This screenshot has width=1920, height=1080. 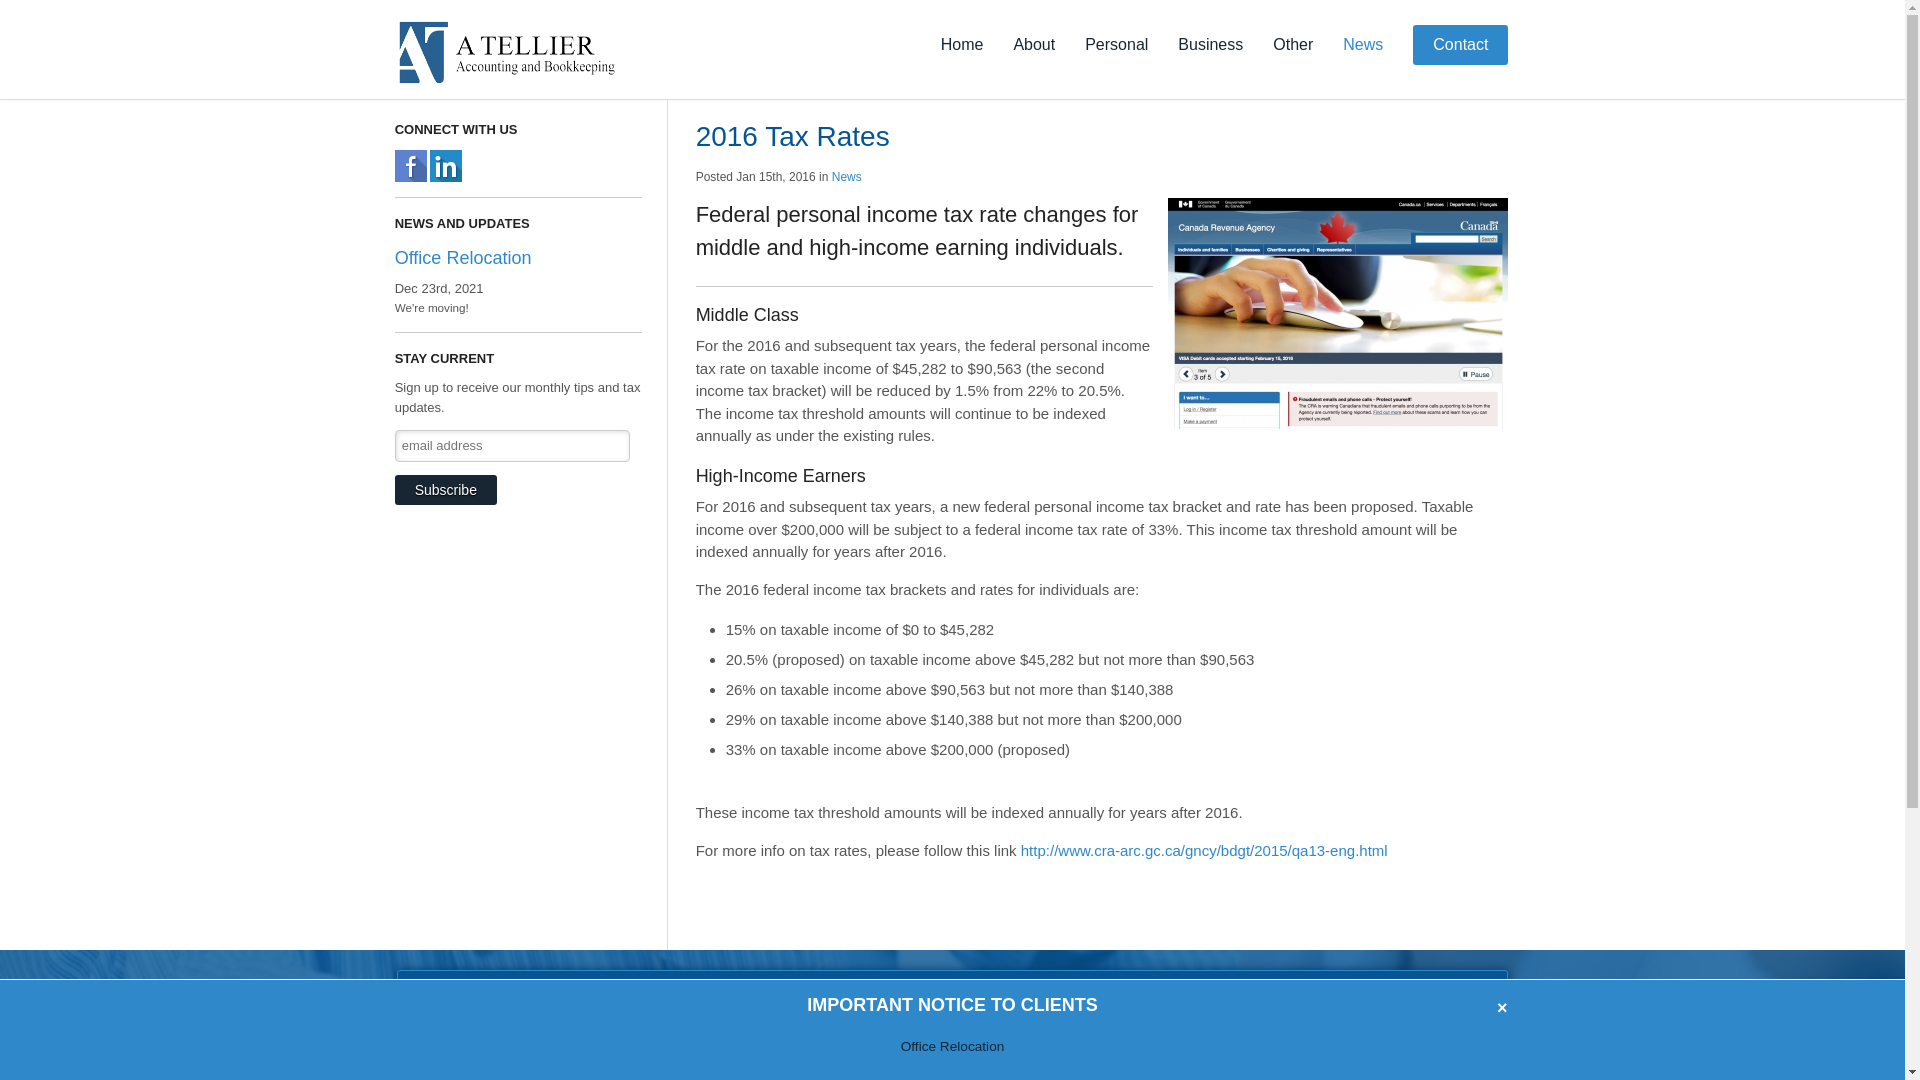 I want to click on 'A Tellier Bookkeeping and Accounting, Welland, LinkedIn', so click(x=429, y=163).